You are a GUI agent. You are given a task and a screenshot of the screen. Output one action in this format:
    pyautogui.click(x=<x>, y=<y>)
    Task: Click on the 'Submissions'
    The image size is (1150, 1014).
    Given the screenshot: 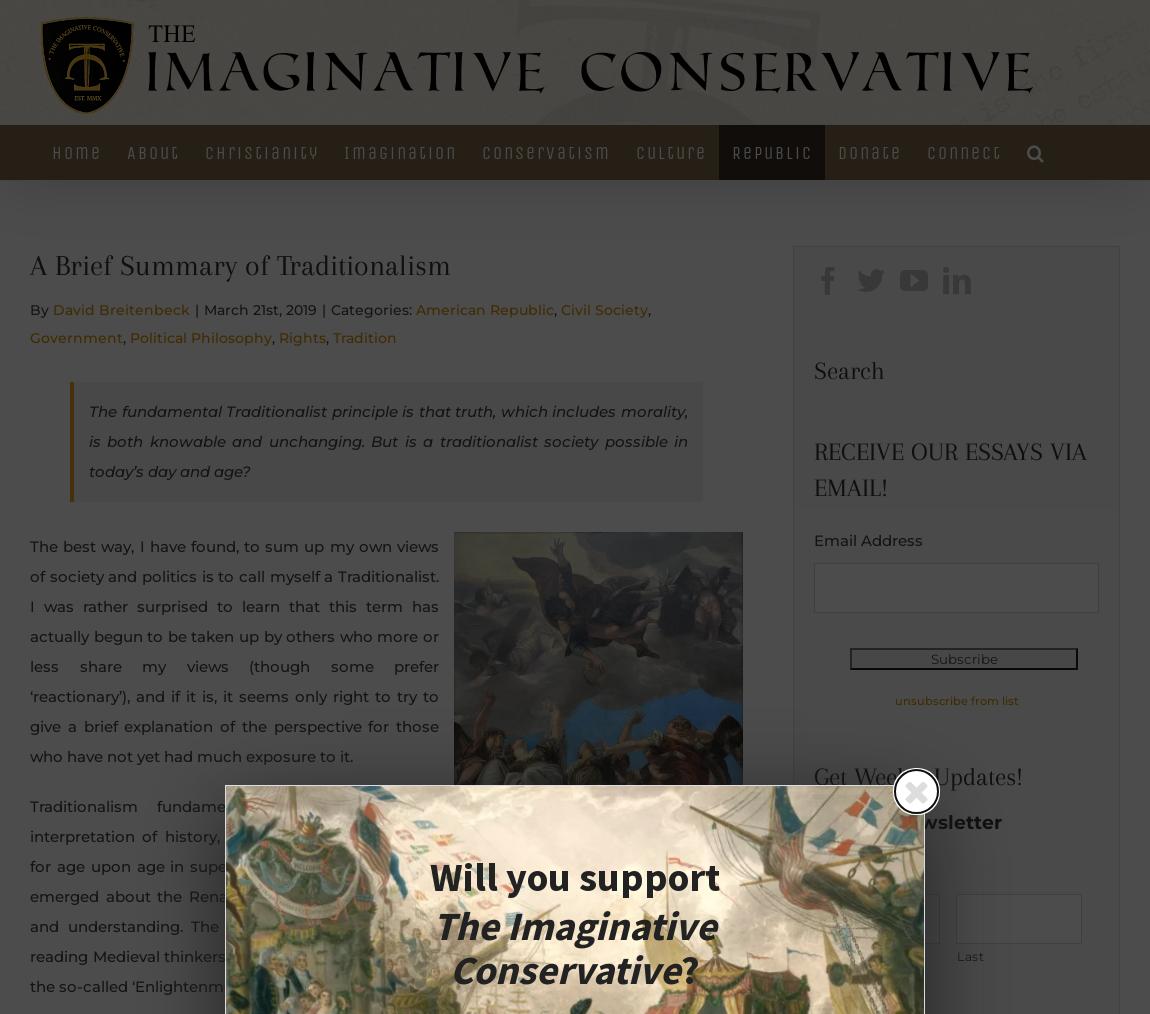 What is the action you would take?
    pyautogui.click(x=980, y=322)
    